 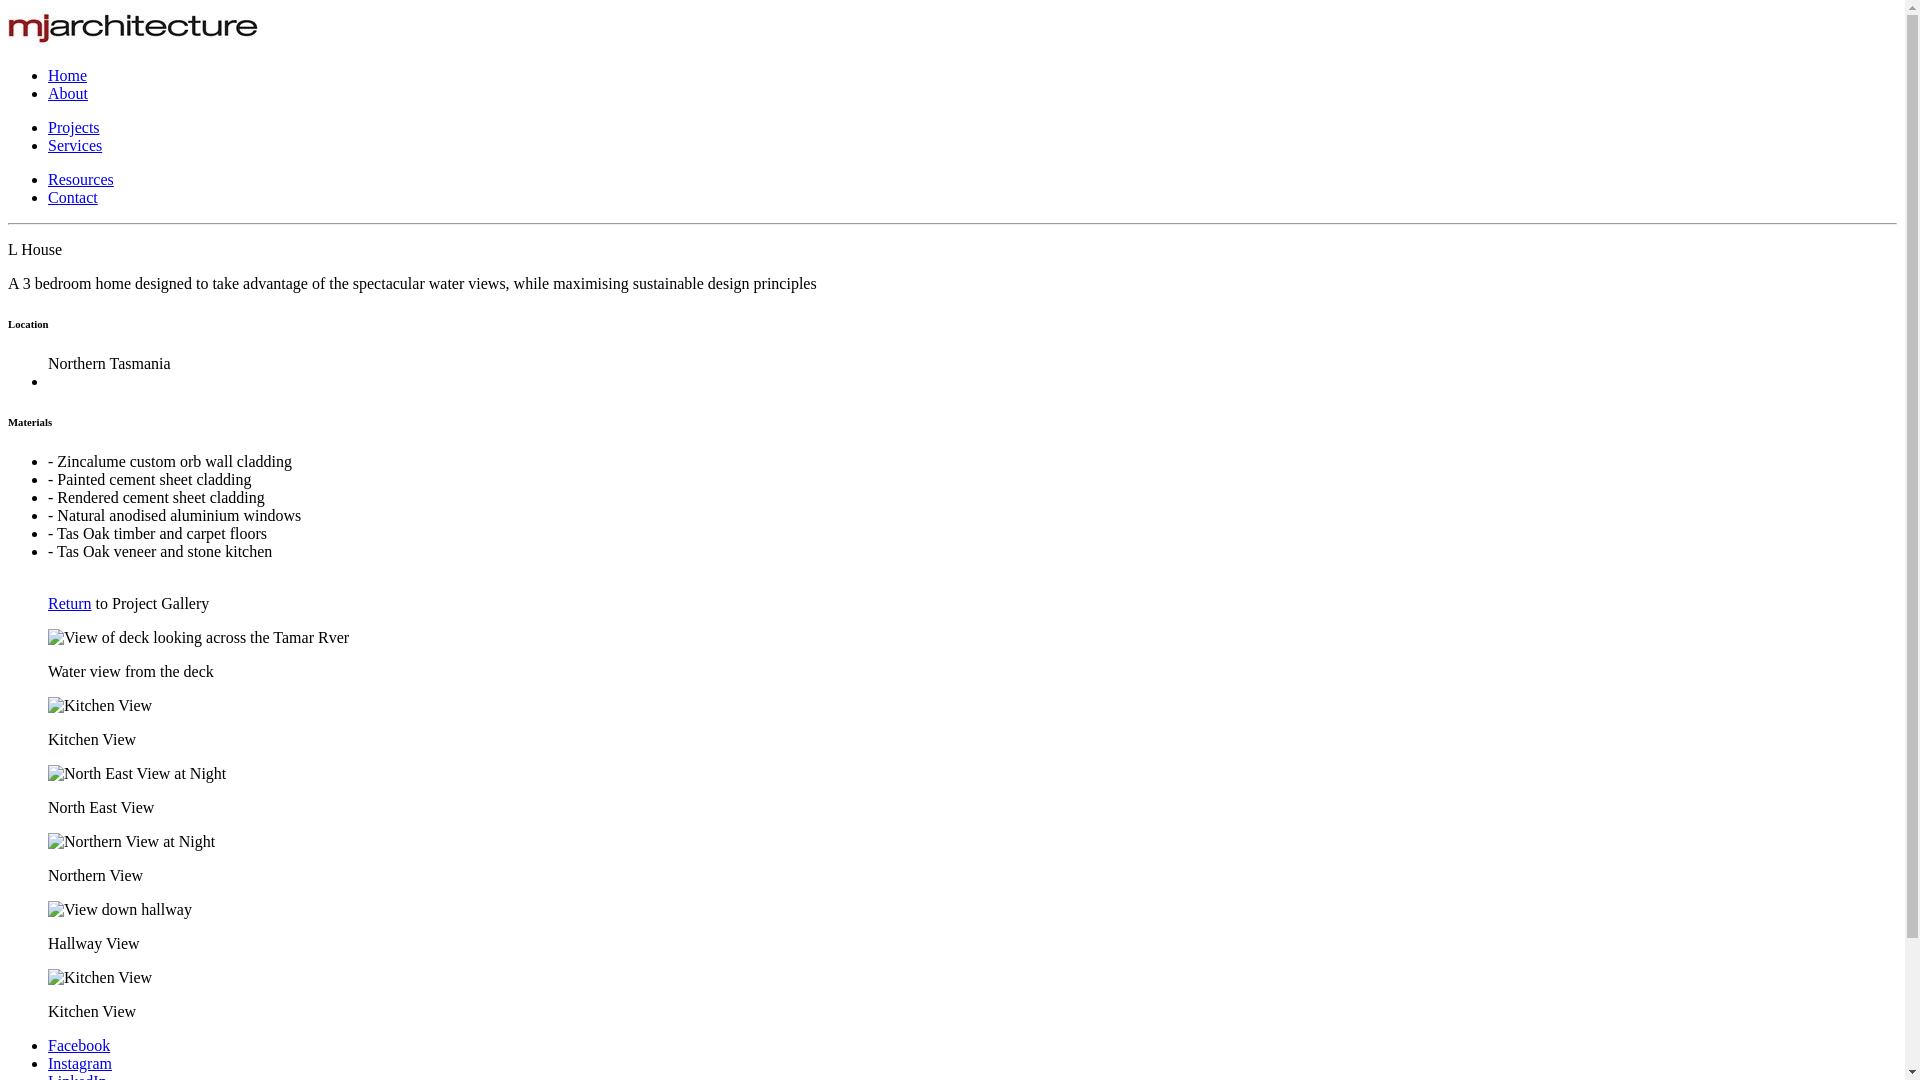 I want to click on 'Facebook', so click(x=48, y=1044).